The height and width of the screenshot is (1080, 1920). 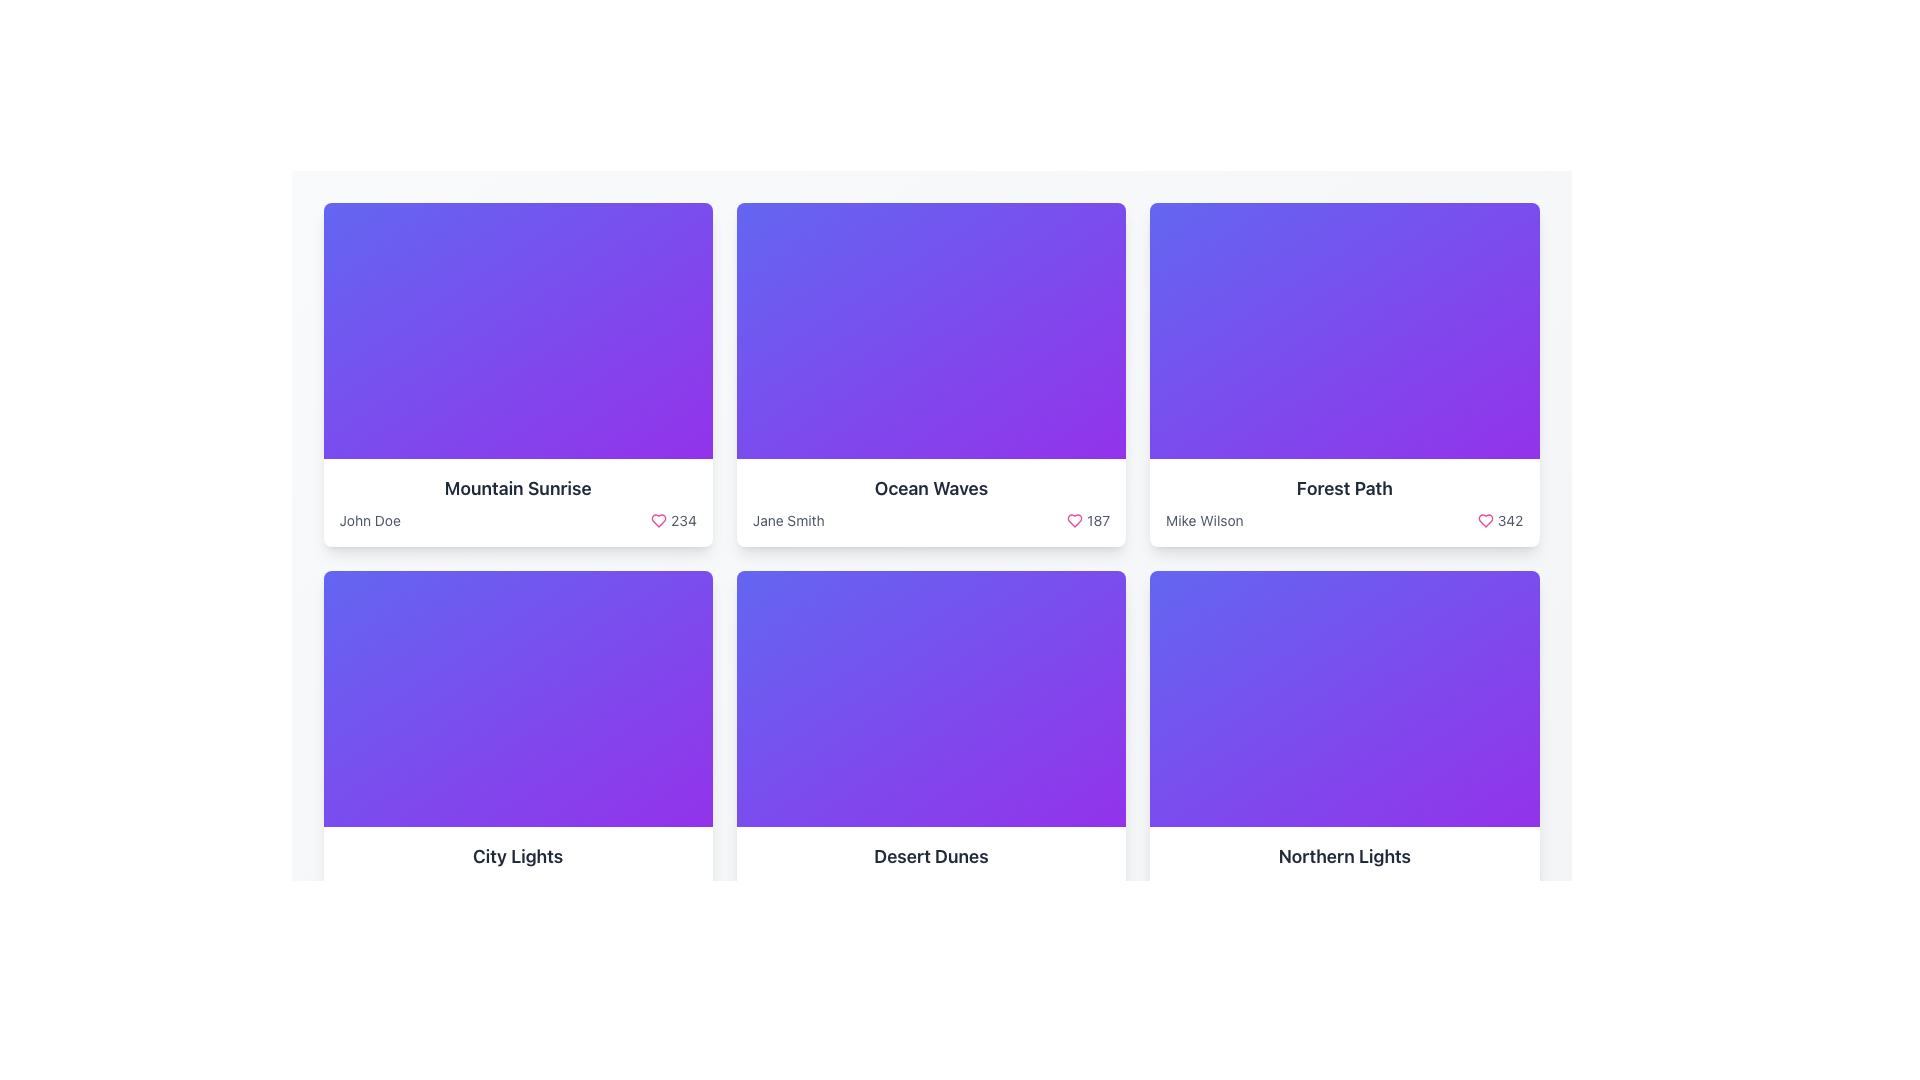 What do you see at coordinates (518, 330) in the screenshot?
I see `the image placeholder located in the top-left corner of the 'Mountain Sunrise' card` at bounding box center [518, 330].